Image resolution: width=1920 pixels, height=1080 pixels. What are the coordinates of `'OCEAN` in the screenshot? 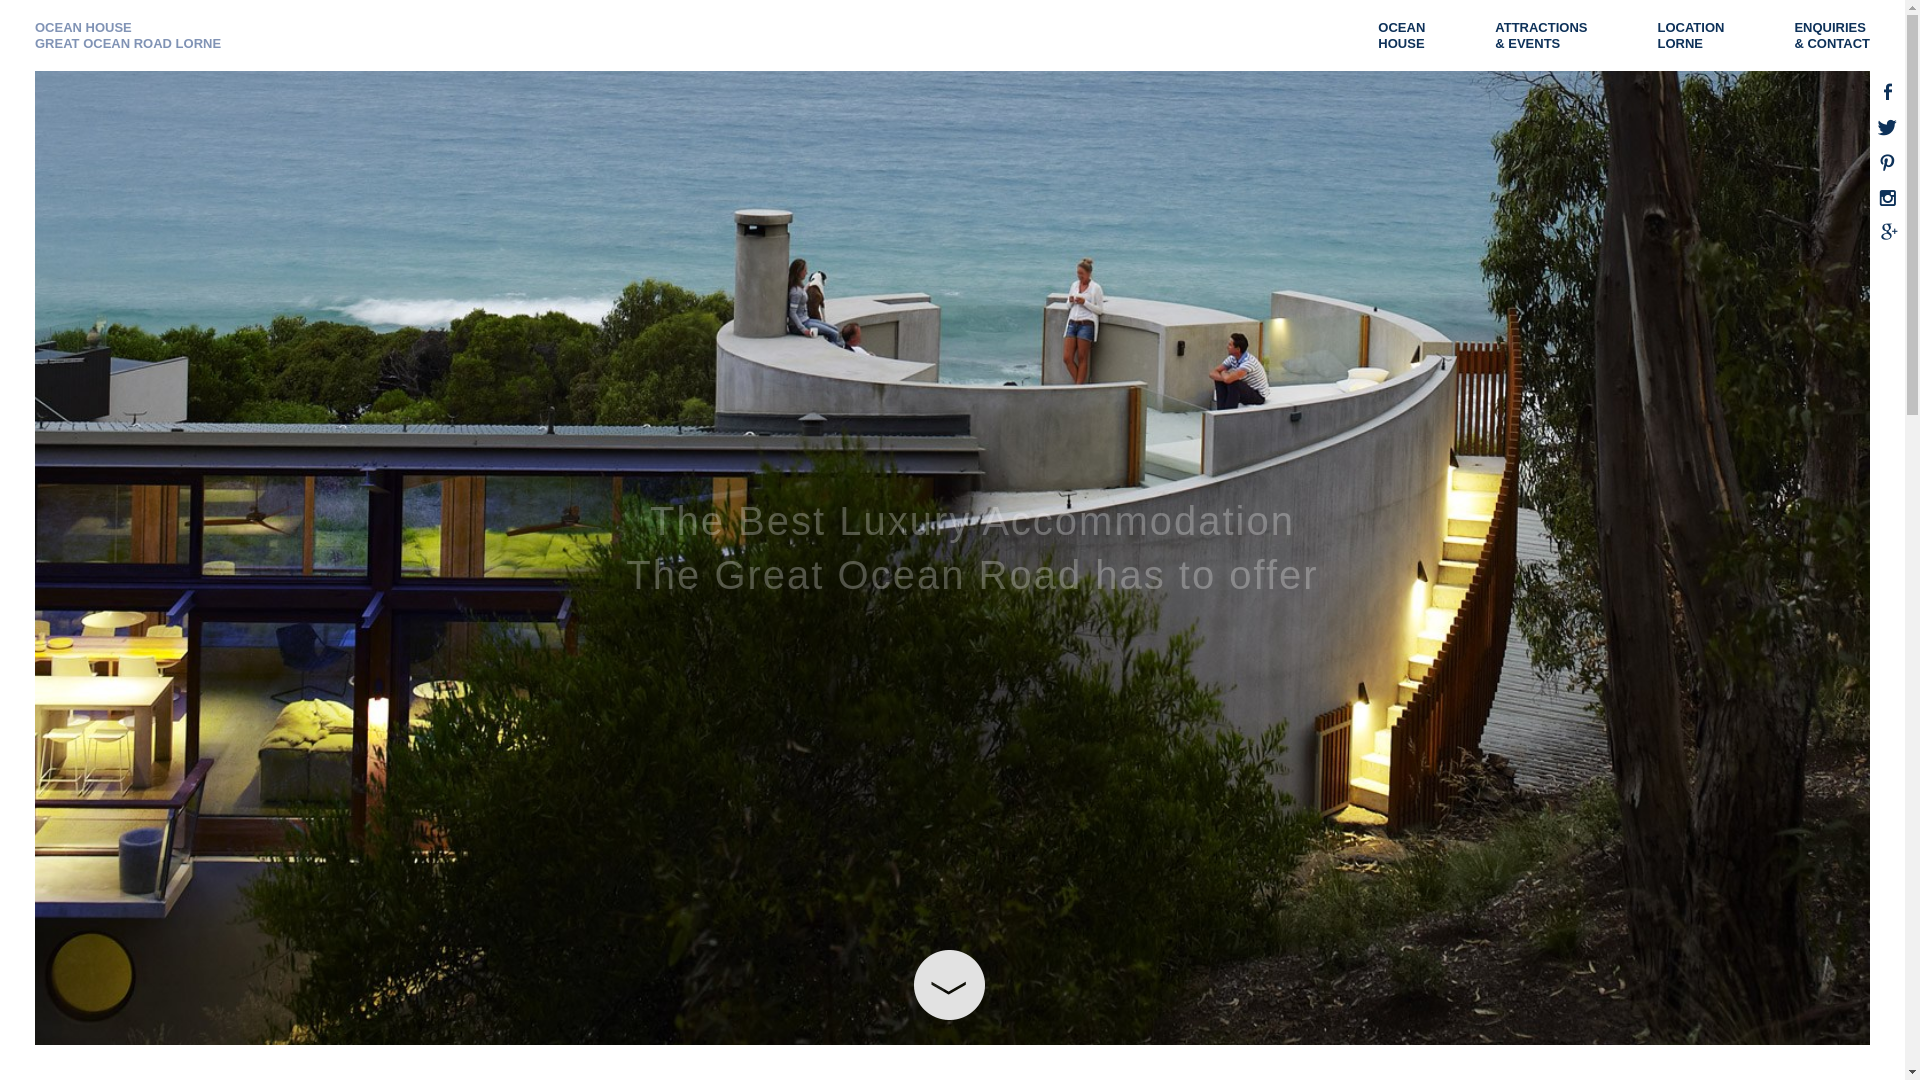 It's located at (1410, 35).